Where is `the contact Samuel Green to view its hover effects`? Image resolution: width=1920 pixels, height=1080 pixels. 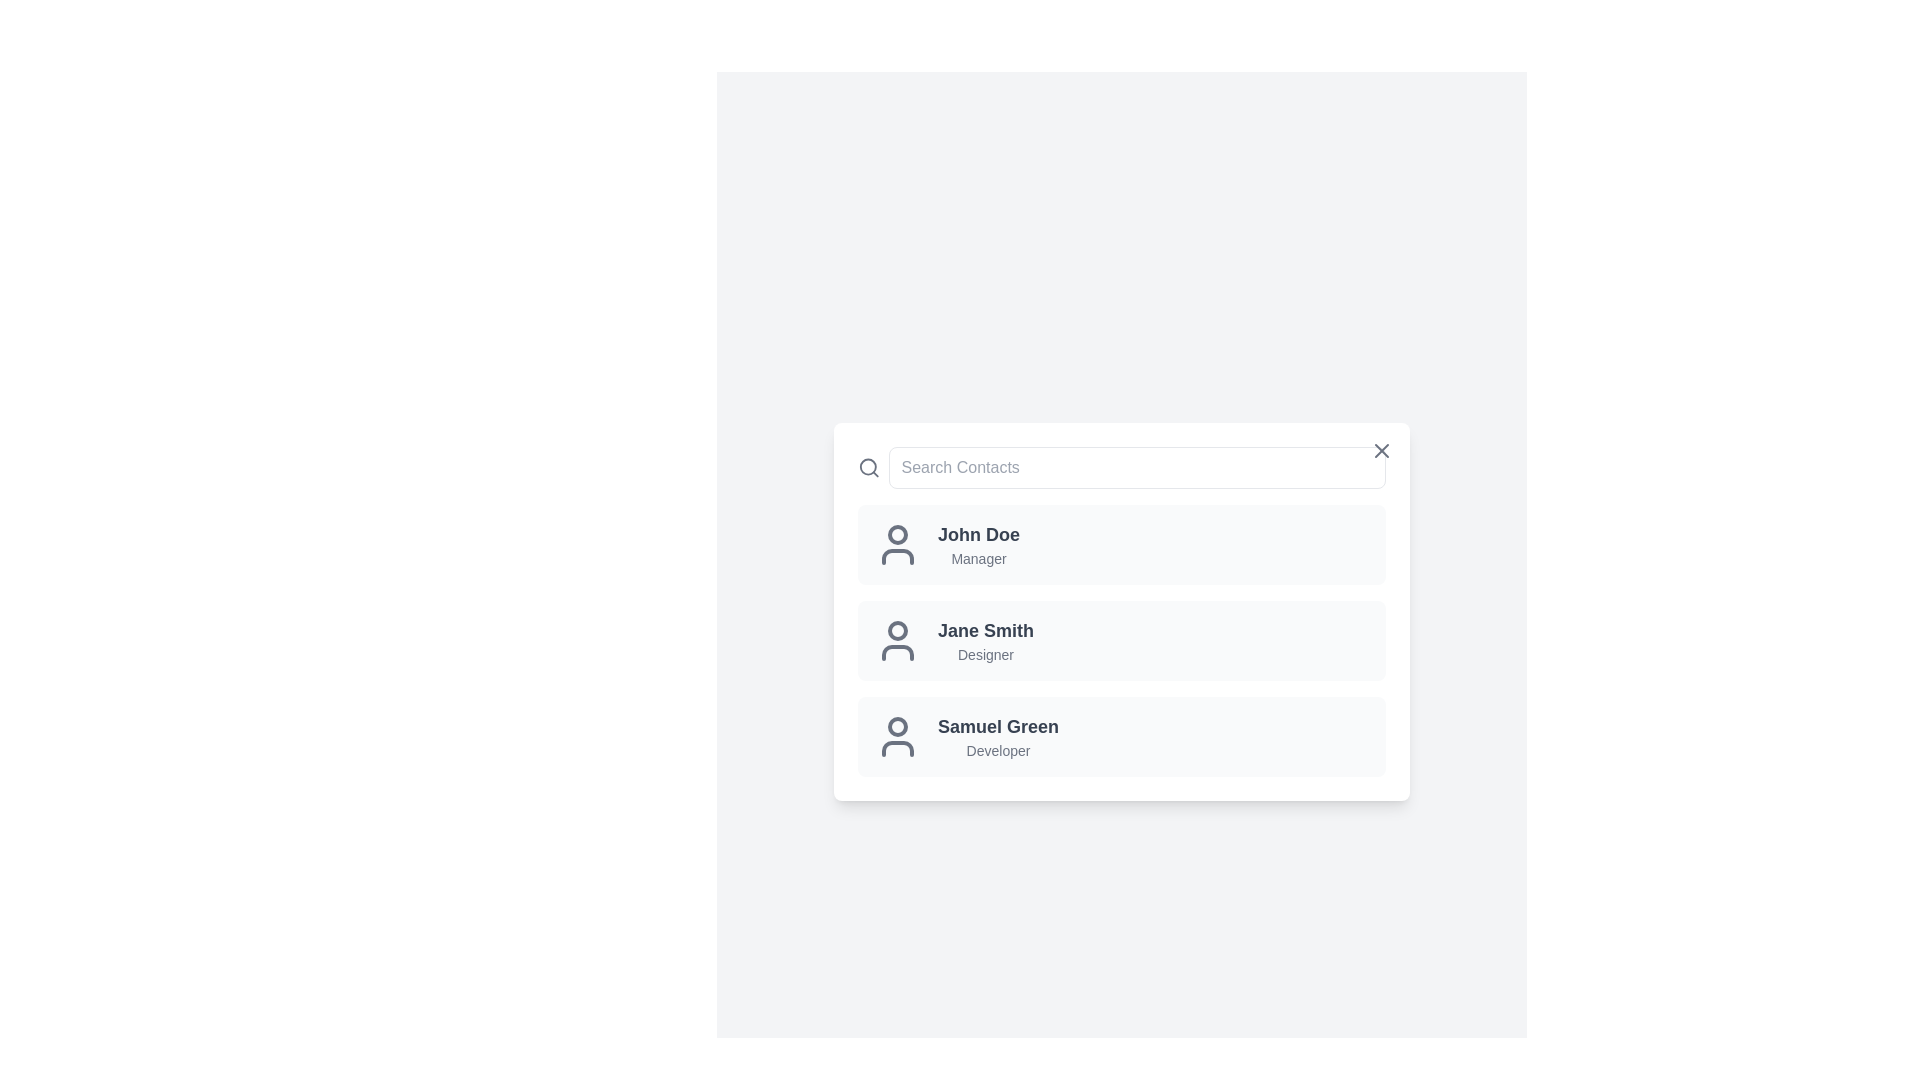
the contact Samuel Green to view its hover effects is located at coordinates (1122, 736).